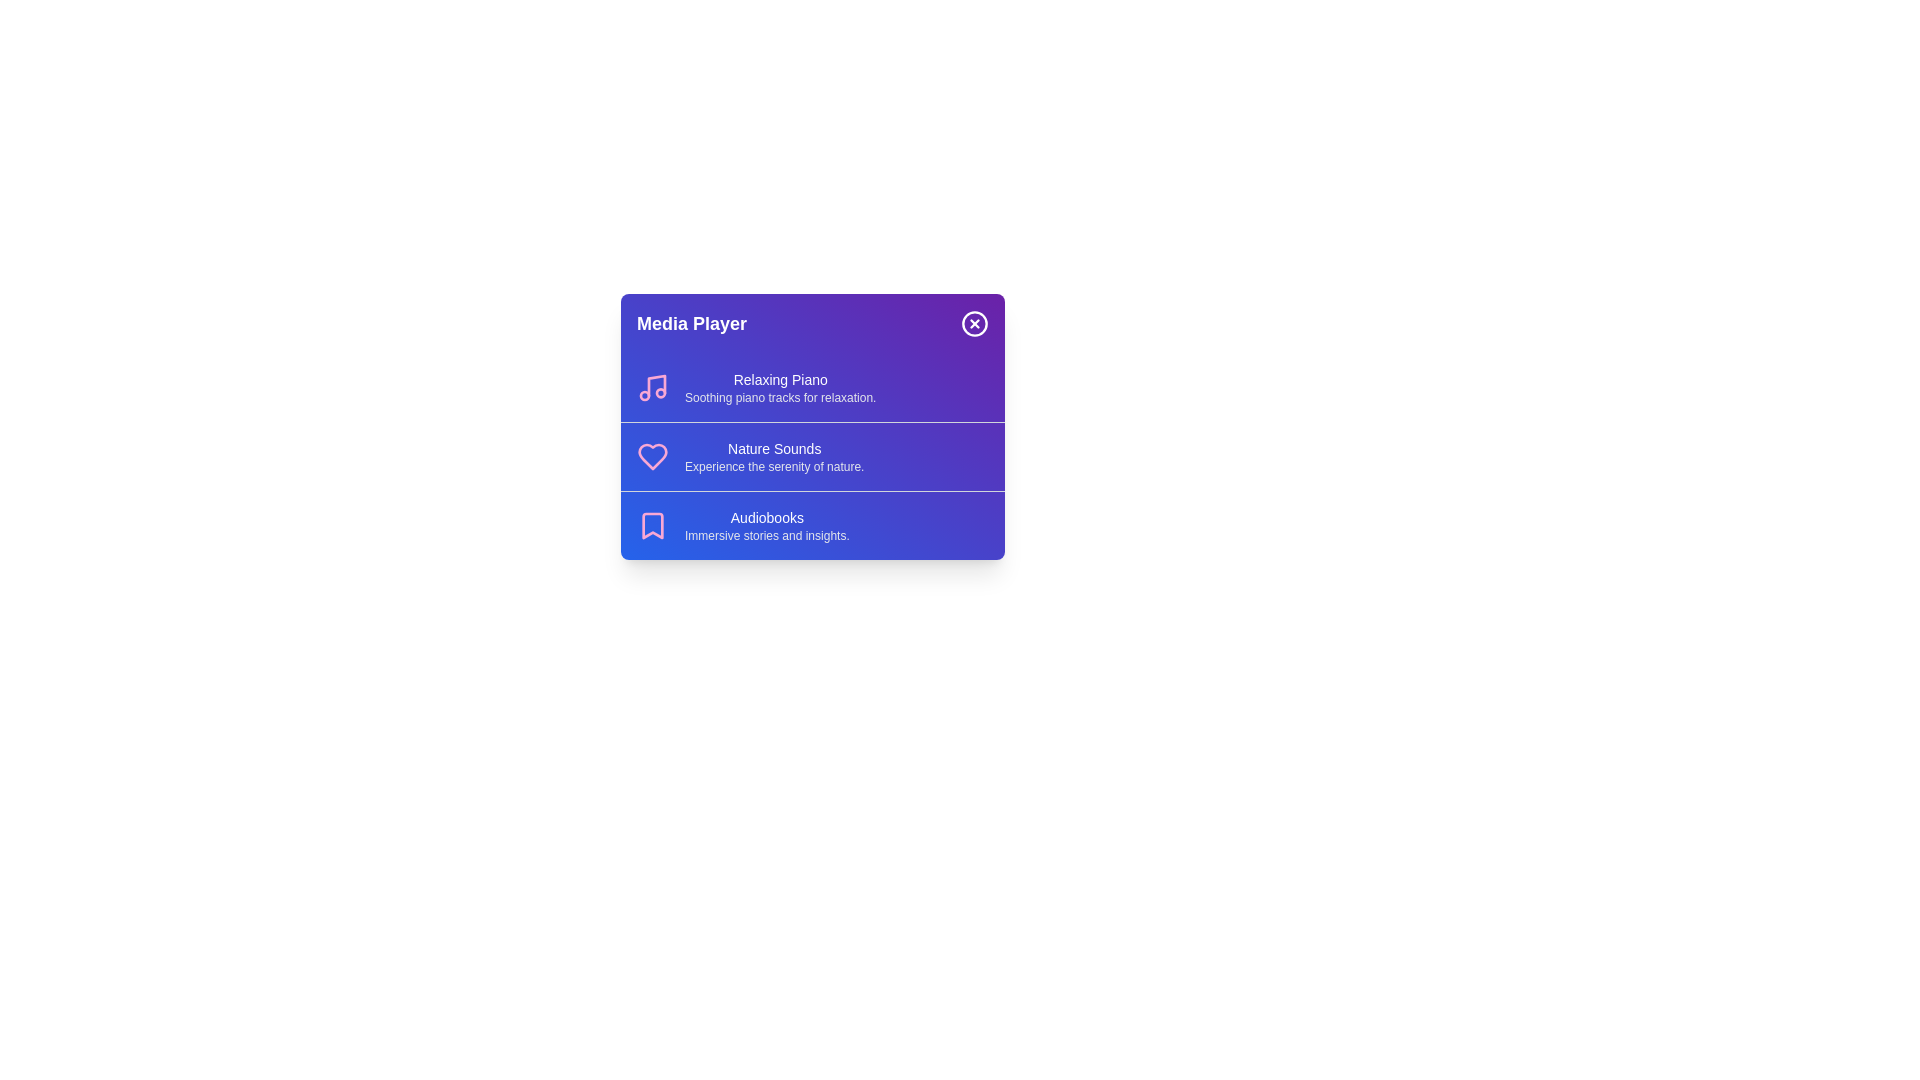 The image size is (1920, 1080). Describe the element at coordinates (974, 323) in the screenshot. I see `button in the top-right corner to toggle the menu visibility` at that location.